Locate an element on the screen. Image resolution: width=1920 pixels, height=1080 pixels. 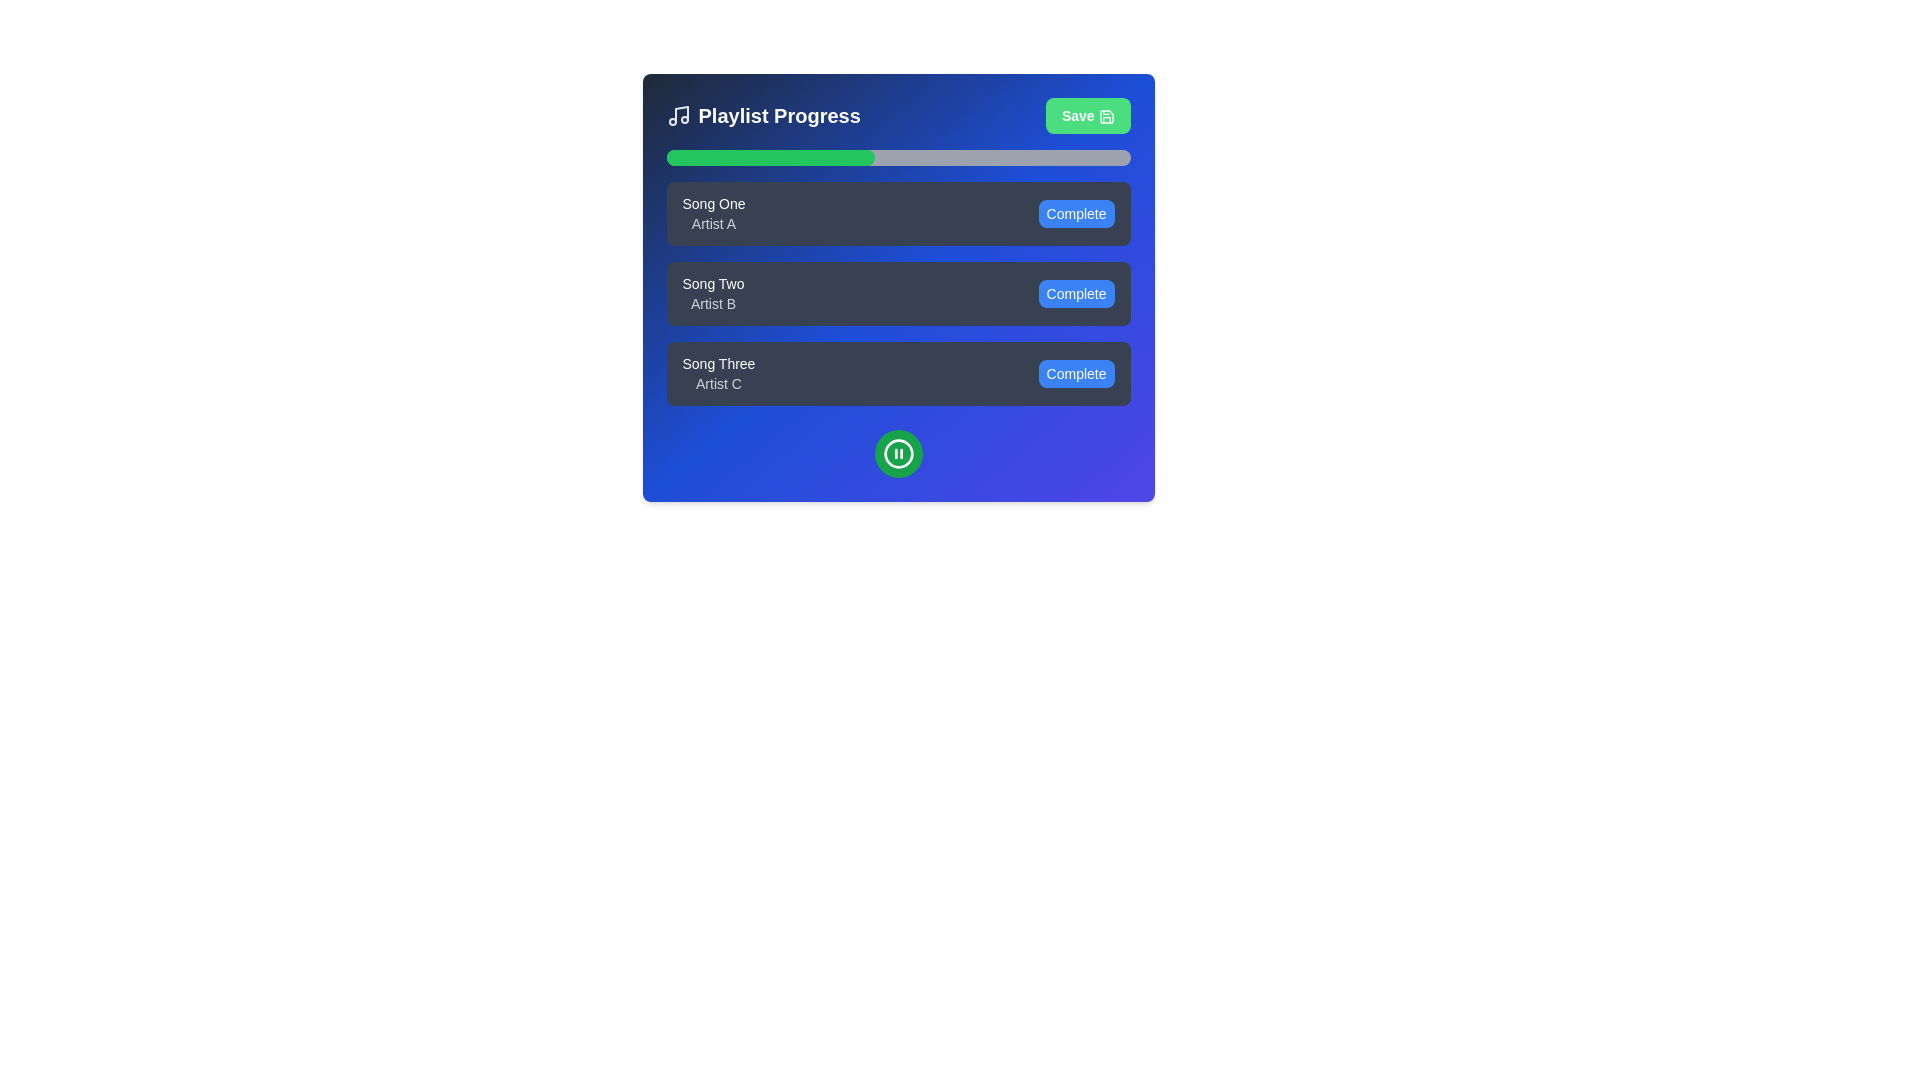
the pause/stop button located at the bottom of the main interface panel is located at coordinates (897, 454).